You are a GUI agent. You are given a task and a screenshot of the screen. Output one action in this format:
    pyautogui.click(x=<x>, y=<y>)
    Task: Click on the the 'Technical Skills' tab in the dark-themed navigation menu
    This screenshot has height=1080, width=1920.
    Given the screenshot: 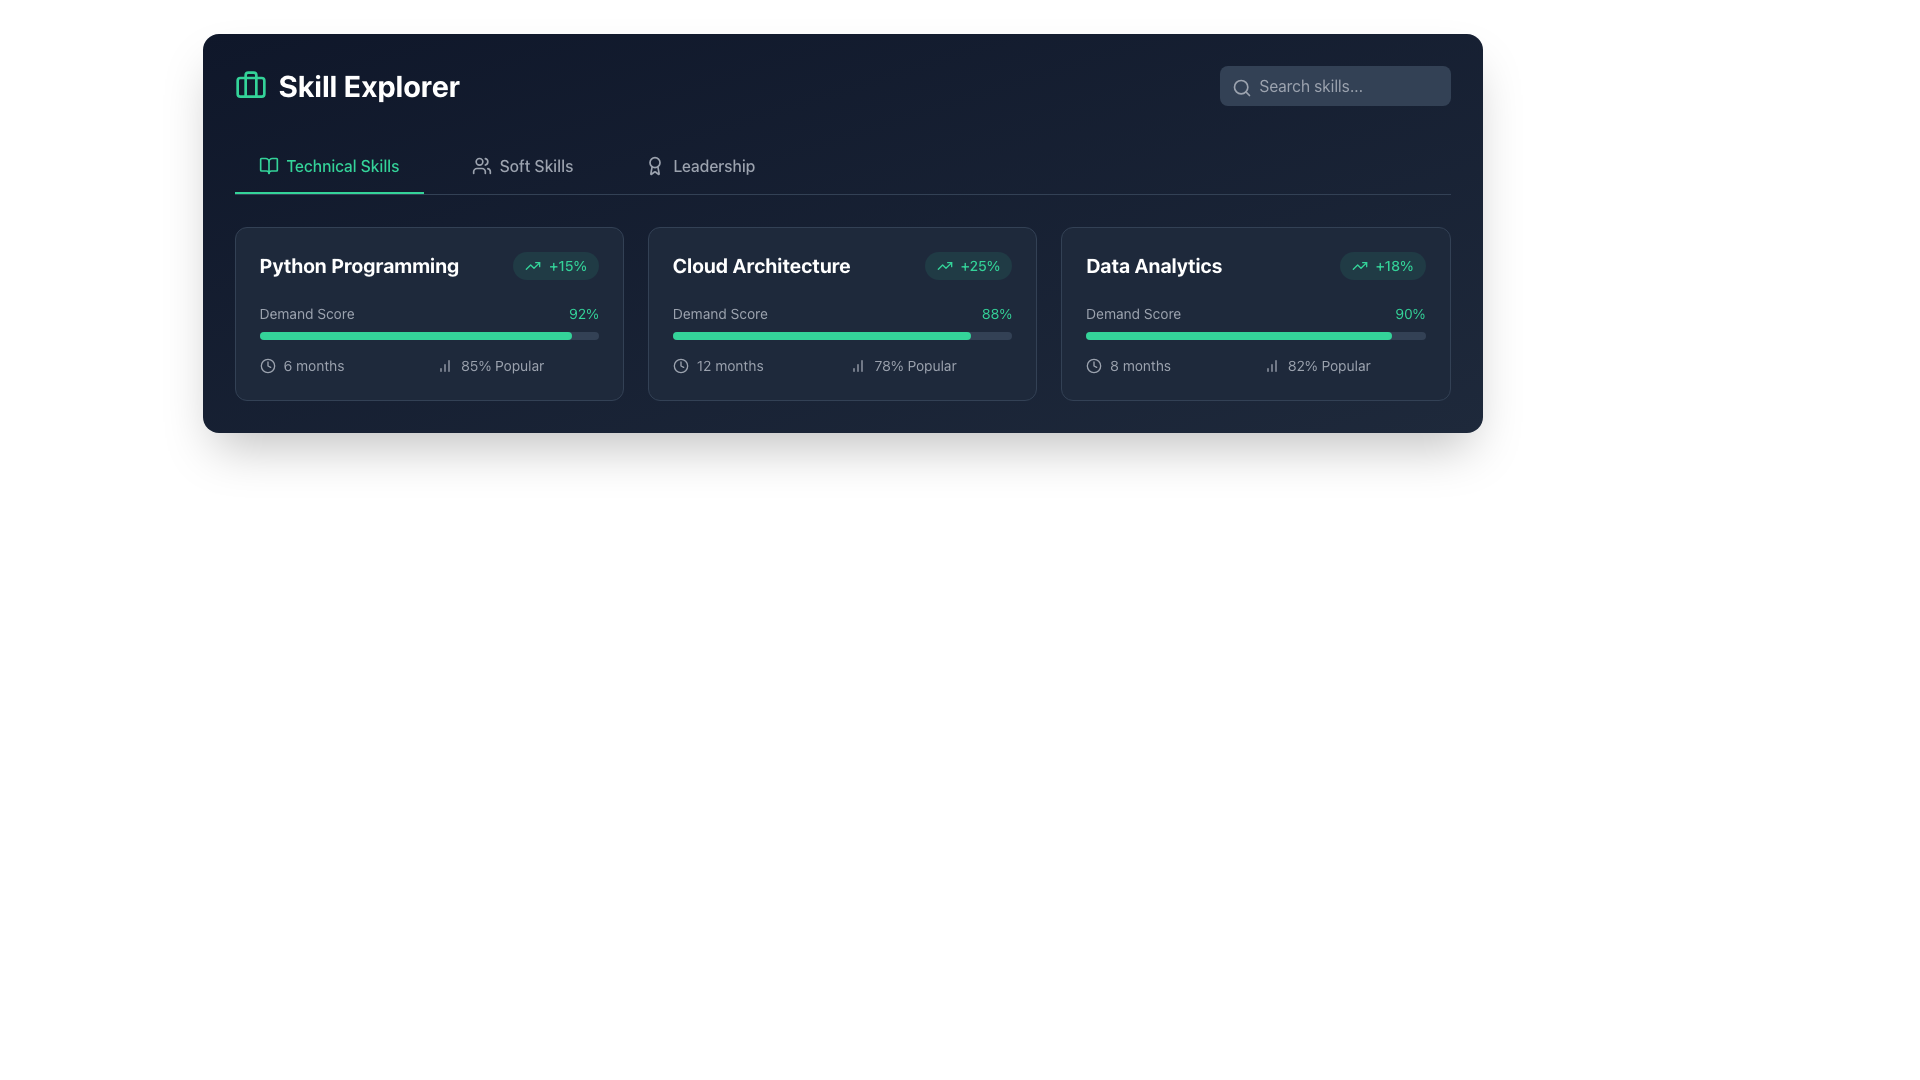 What is the action you would take?
    pyautogui.click(x=842, y=164)
    